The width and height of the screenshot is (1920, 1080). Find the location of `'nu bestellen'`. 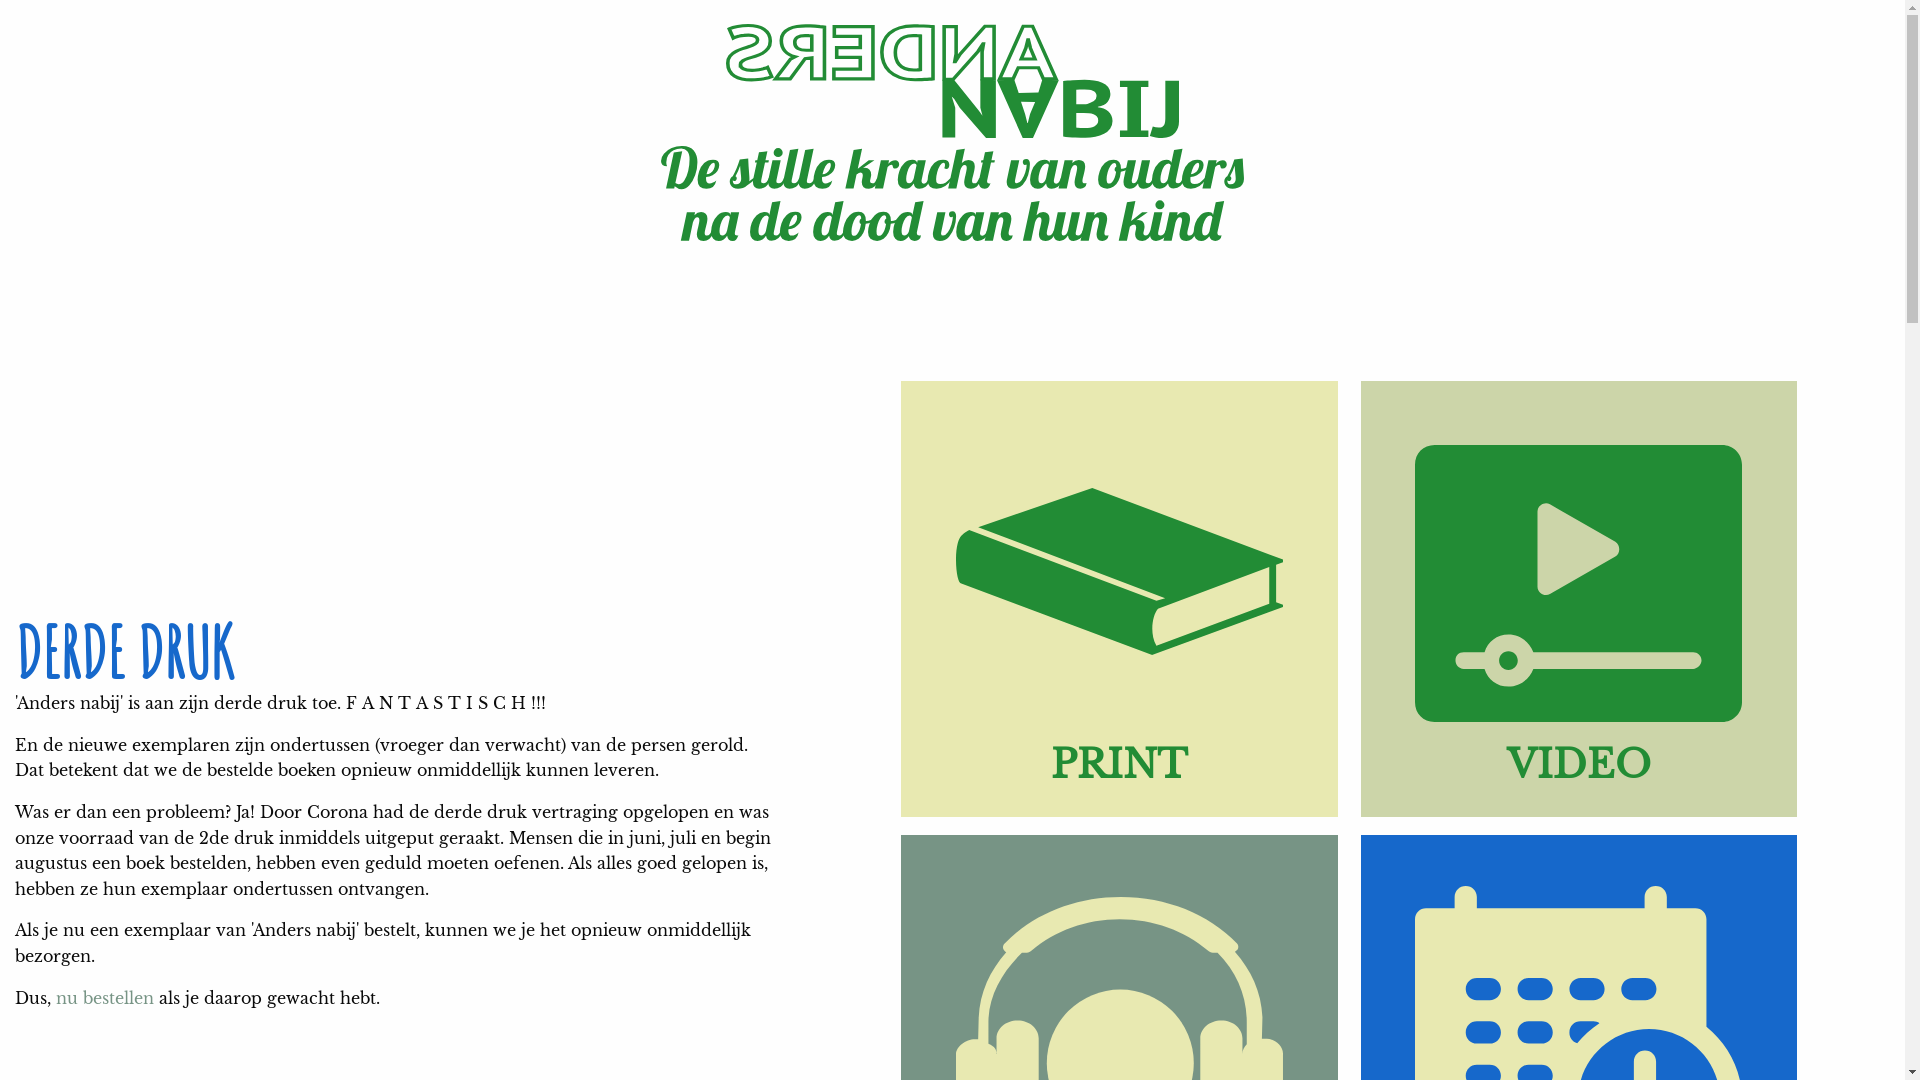

'nu bestellen' is located at coordinates (104, 998).